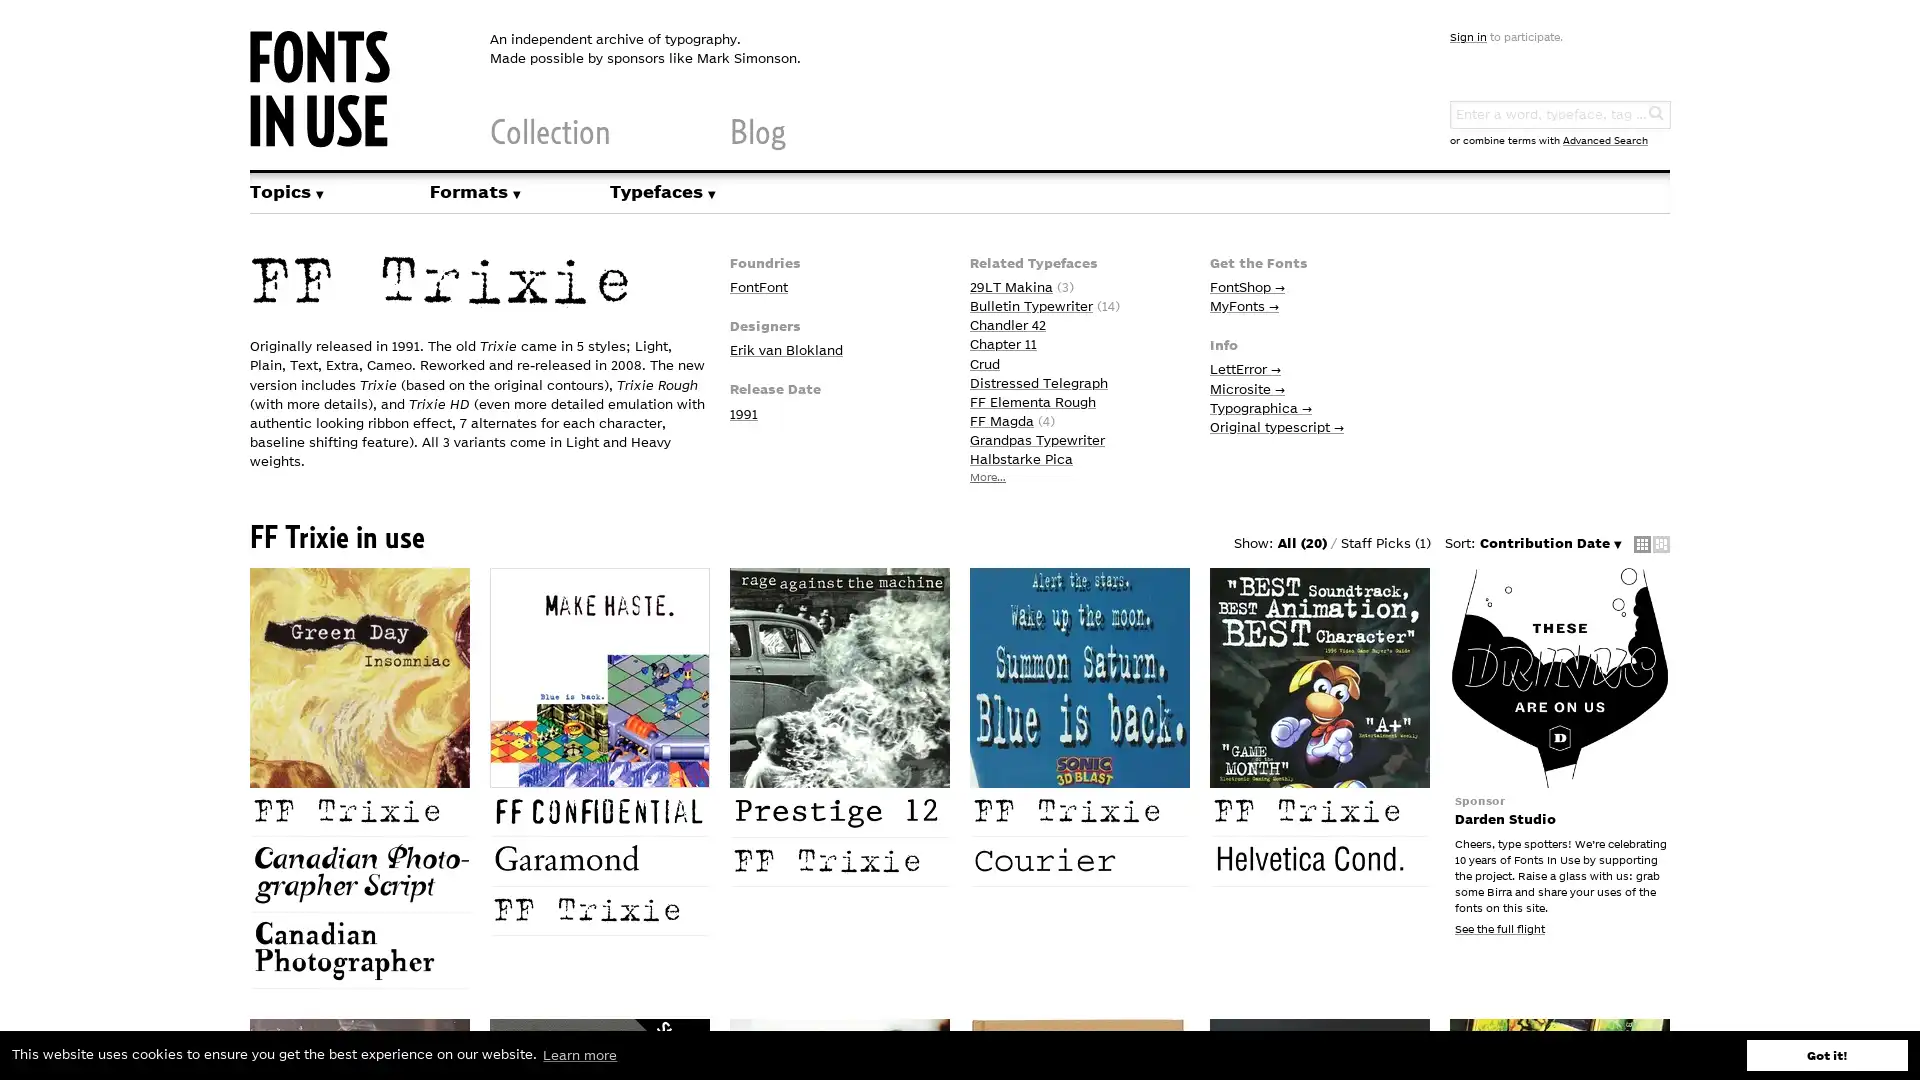 The height and width of the screenshot is (1080, 1920). What do you see at coordinates (579, 1054) in the screenshot?
I see `learn more about cookies` at bounding box center [579, 1054].